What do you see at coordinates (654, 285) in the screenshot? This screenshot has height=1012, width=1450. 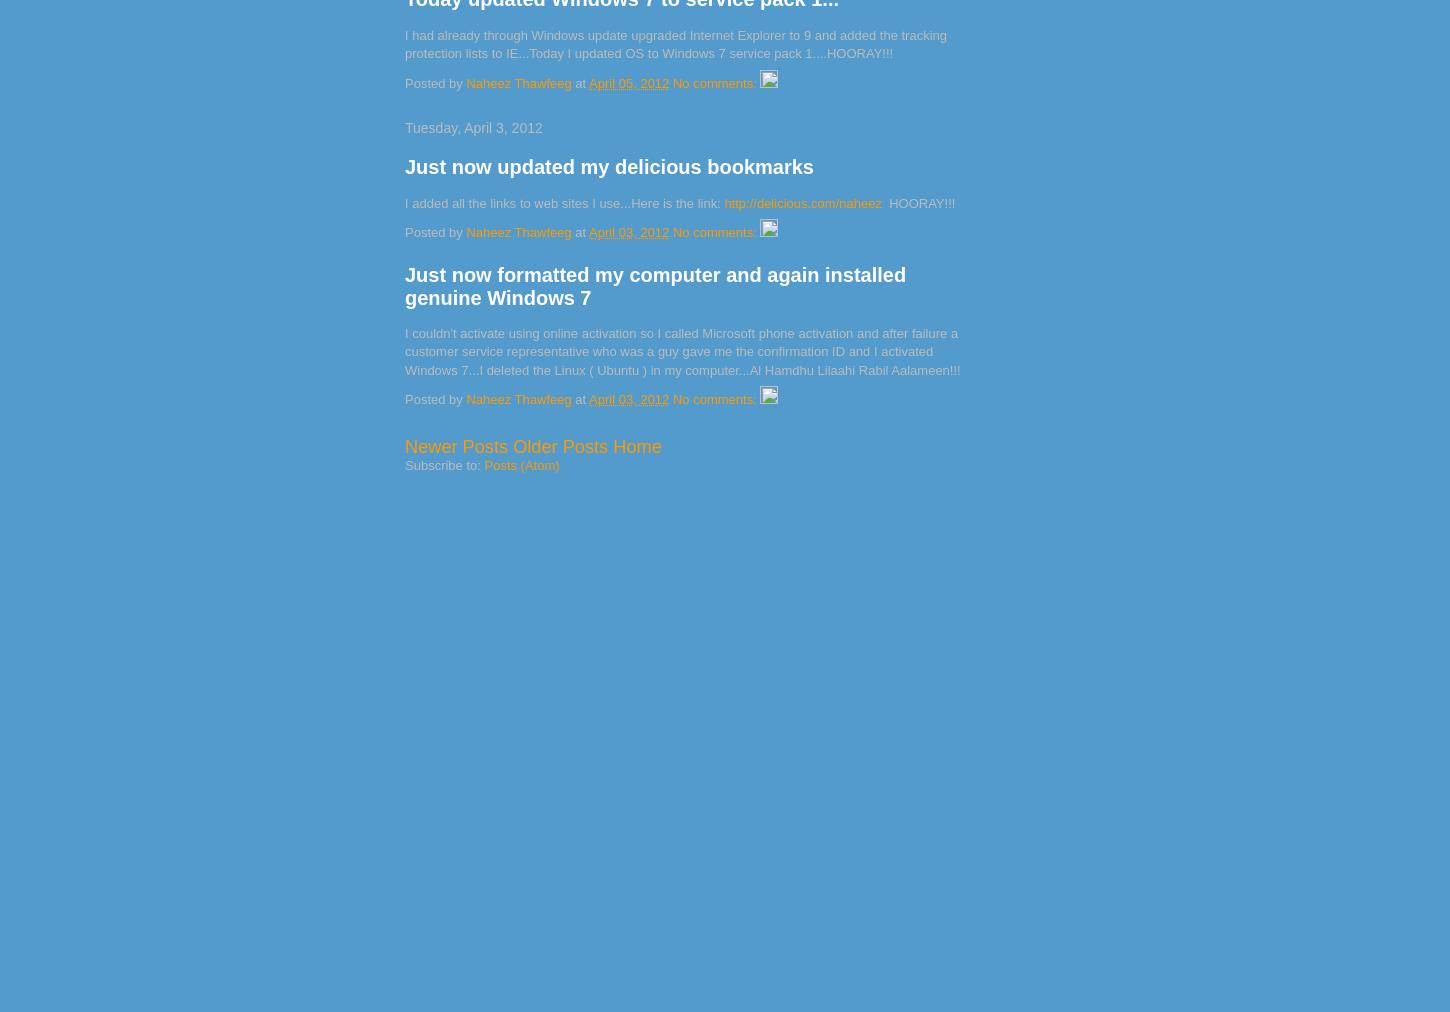 I see `'Just now formatted my computer and again installed genuine Windows 7'` at bounding box center [654, 285].